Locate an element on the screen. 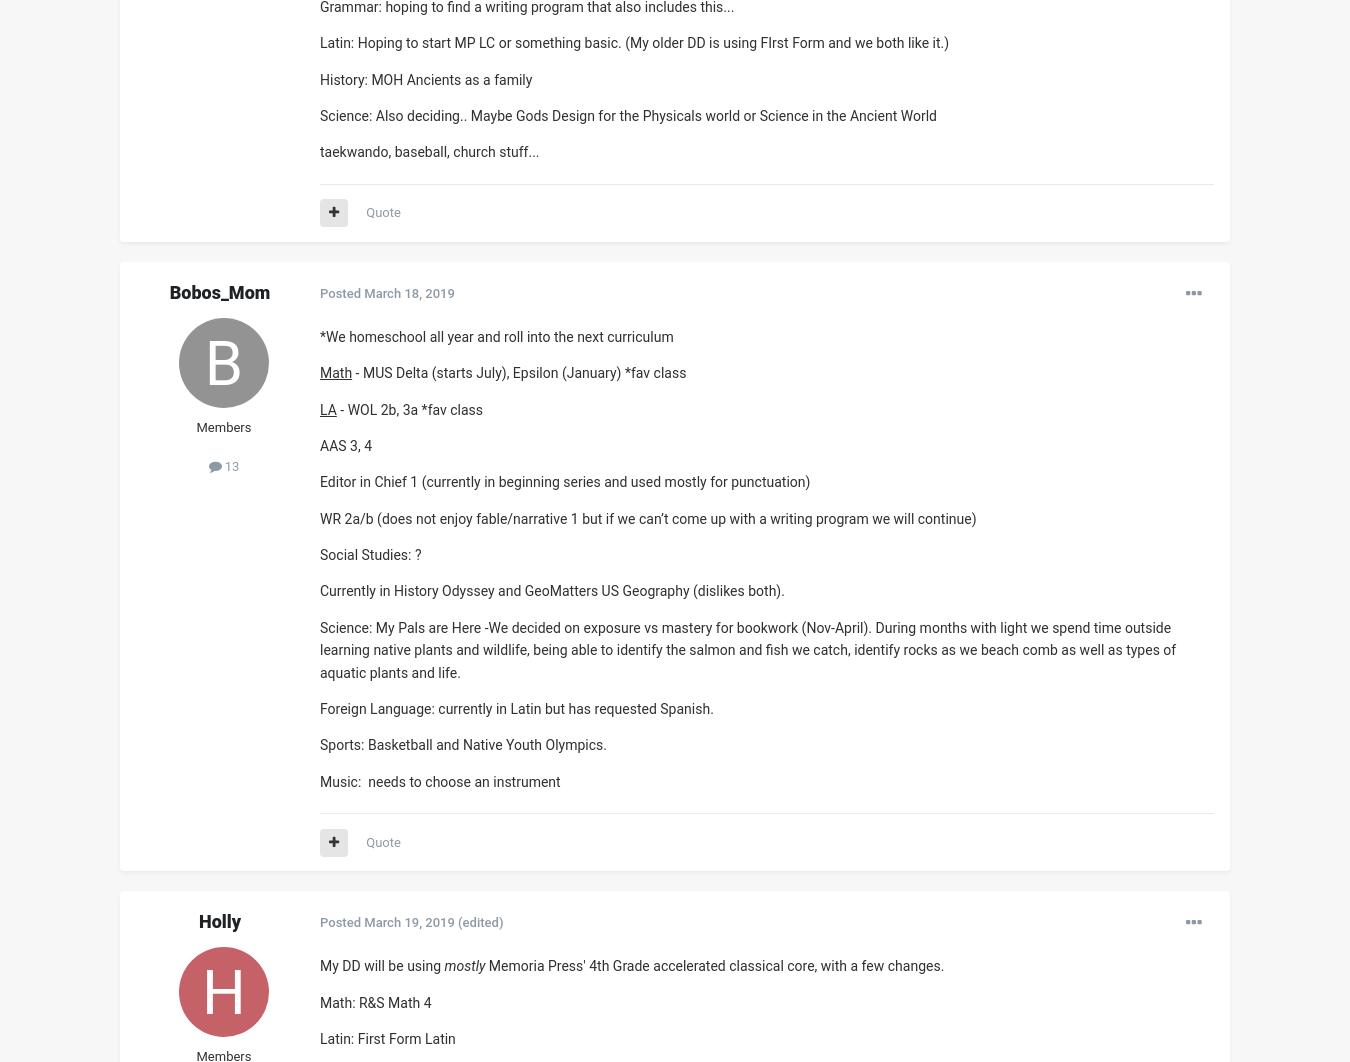  'WR 2a/b (does not enjoy fable/narrative 1 but if we can’t come up with a writing program we will continue)' is located at coordinates (650, 517).